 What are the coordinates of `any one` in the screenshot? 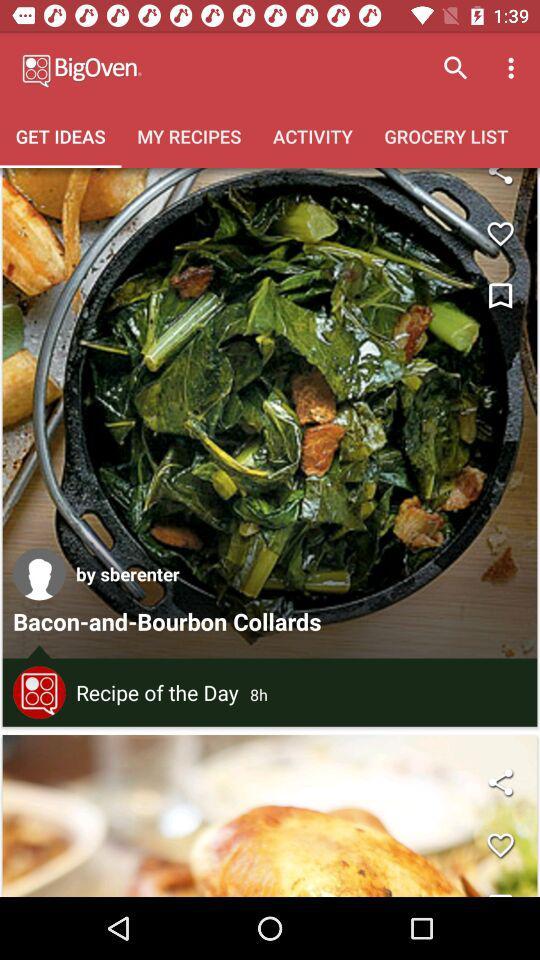 It's located at (39, 574).